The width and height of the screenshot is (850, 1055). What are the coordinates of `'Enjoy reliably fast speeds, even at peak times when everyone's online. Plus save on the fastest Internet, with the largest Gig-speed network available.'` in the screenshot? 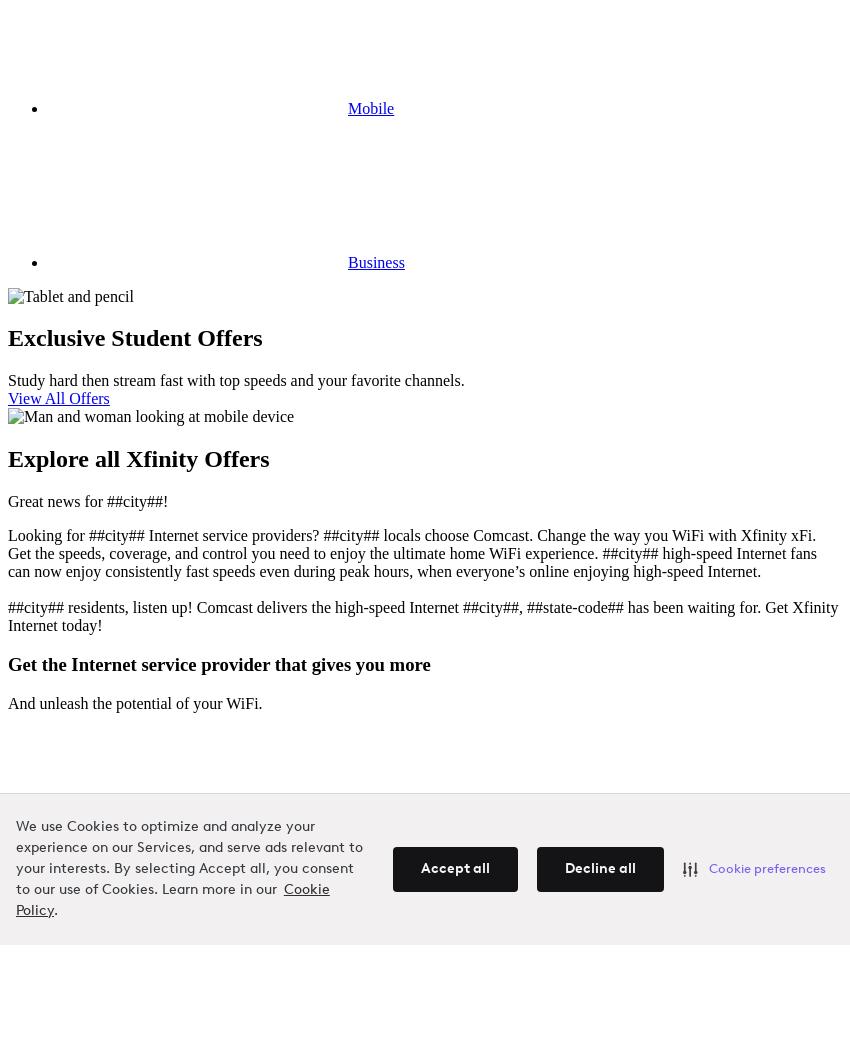 It's located at (423, 898).